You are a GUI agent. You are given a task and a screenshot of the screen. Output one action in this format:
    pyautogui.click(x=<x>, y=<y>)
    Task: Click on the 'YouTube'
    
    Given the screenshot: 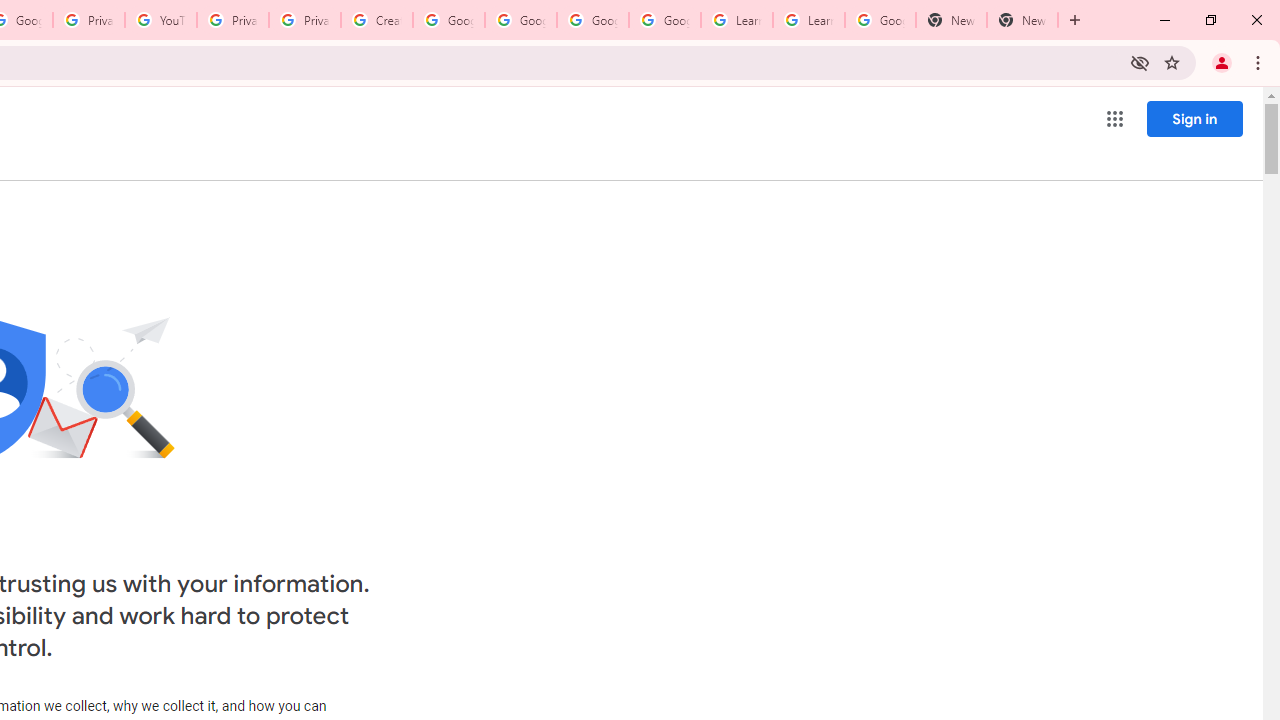 What is the action you would take?
    pyautogui.click(x=161, y=20)
    